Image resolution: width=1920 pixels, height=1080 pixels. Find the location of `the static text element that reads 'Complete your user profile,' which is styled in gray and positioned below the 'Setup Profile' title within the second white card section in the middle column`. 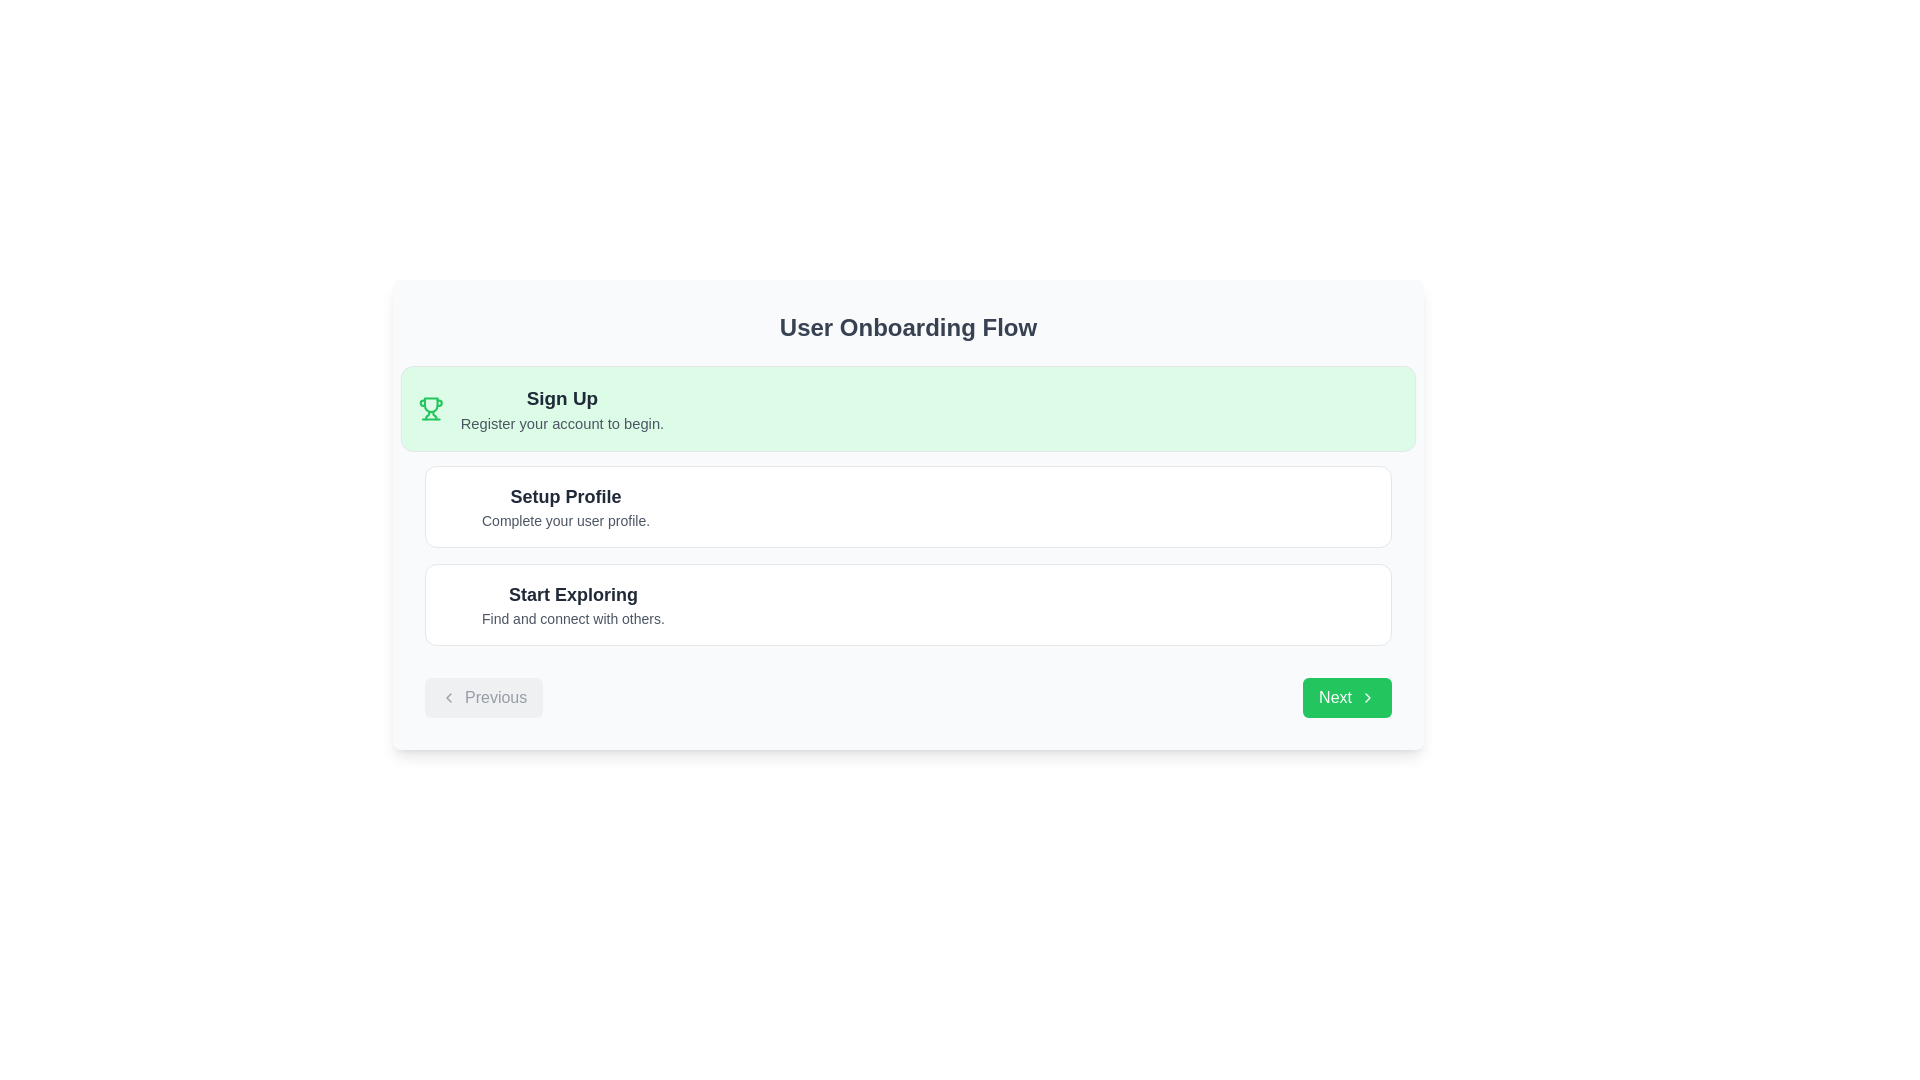

the static text element that reads 'Complete your user profile,' which is styled in gray and positioned below the 'Setup Profile' title within the second white card section in the middle column is located at coordinates (565, 519).